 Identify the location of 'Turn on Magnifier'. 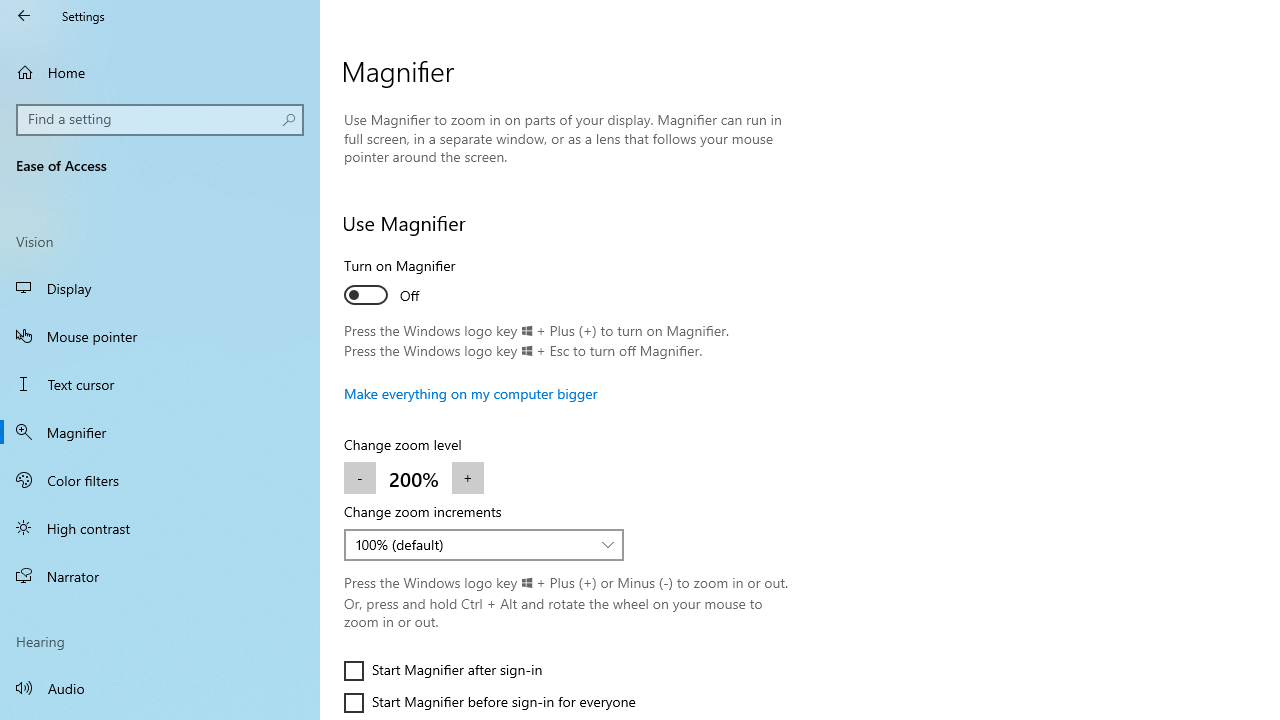
(416, 283).